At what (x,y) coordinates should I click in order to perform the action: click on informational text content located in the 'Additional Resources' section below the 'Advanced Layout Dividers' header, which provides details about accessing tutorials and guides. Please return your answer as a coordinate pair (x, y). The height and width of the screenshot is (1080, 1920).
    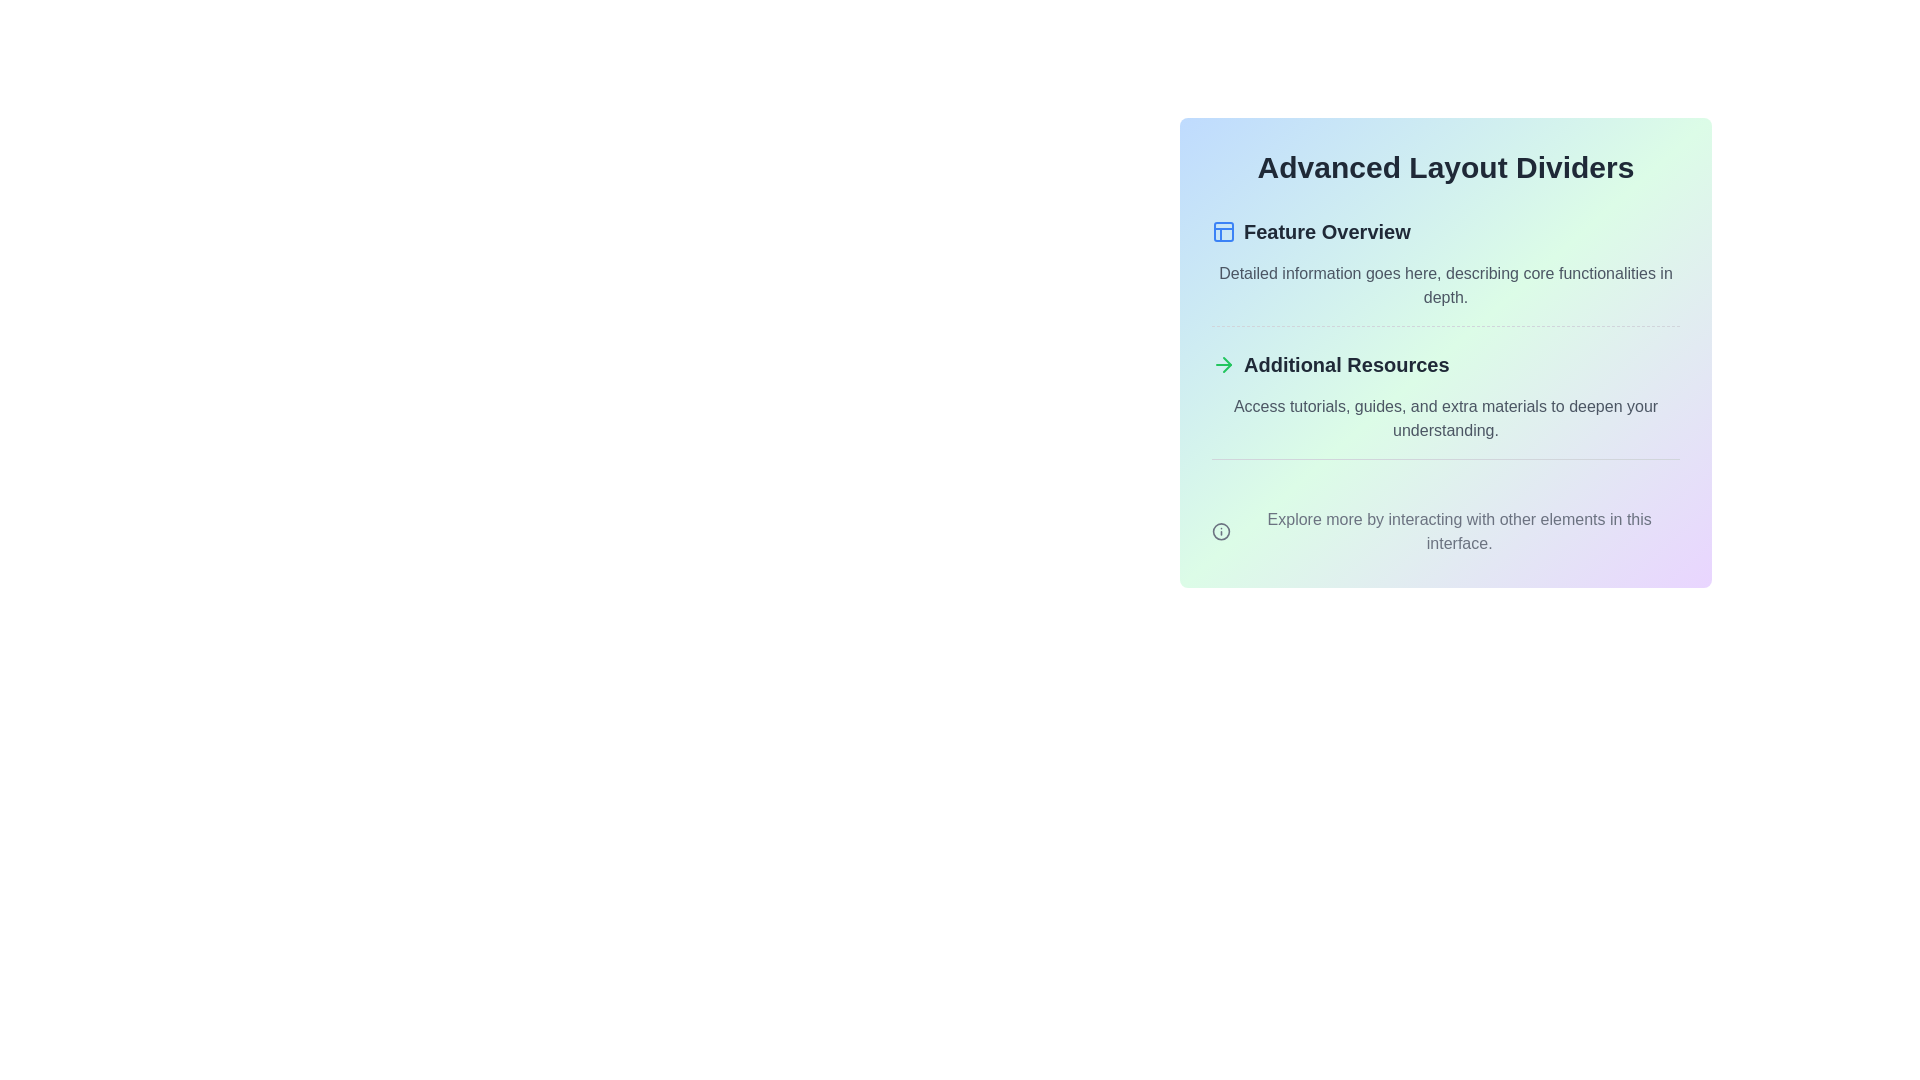
    Looking at the image, I should click on (1445, 418).